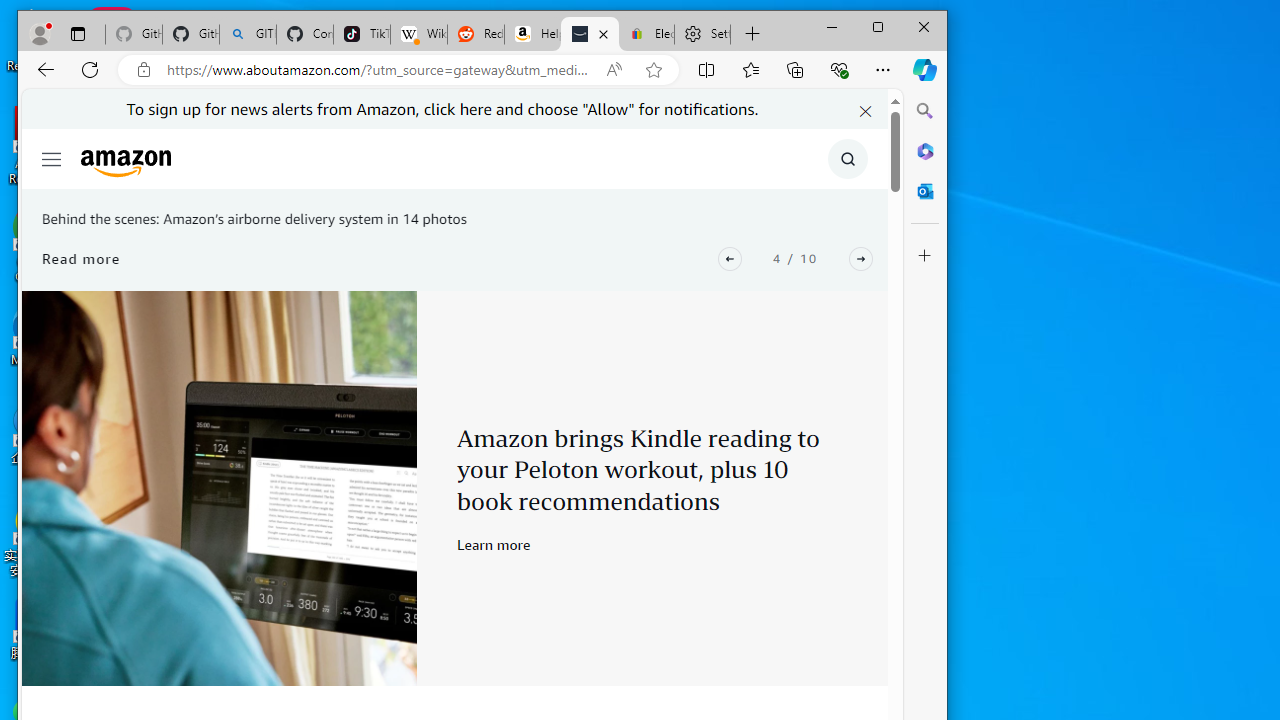 The height and width of the screenshot is (720, 1280). What do you see at coordinates (247, 34) in the screenshot?
I see `'GITHUB - Search'` at bounding box center [247, 34].